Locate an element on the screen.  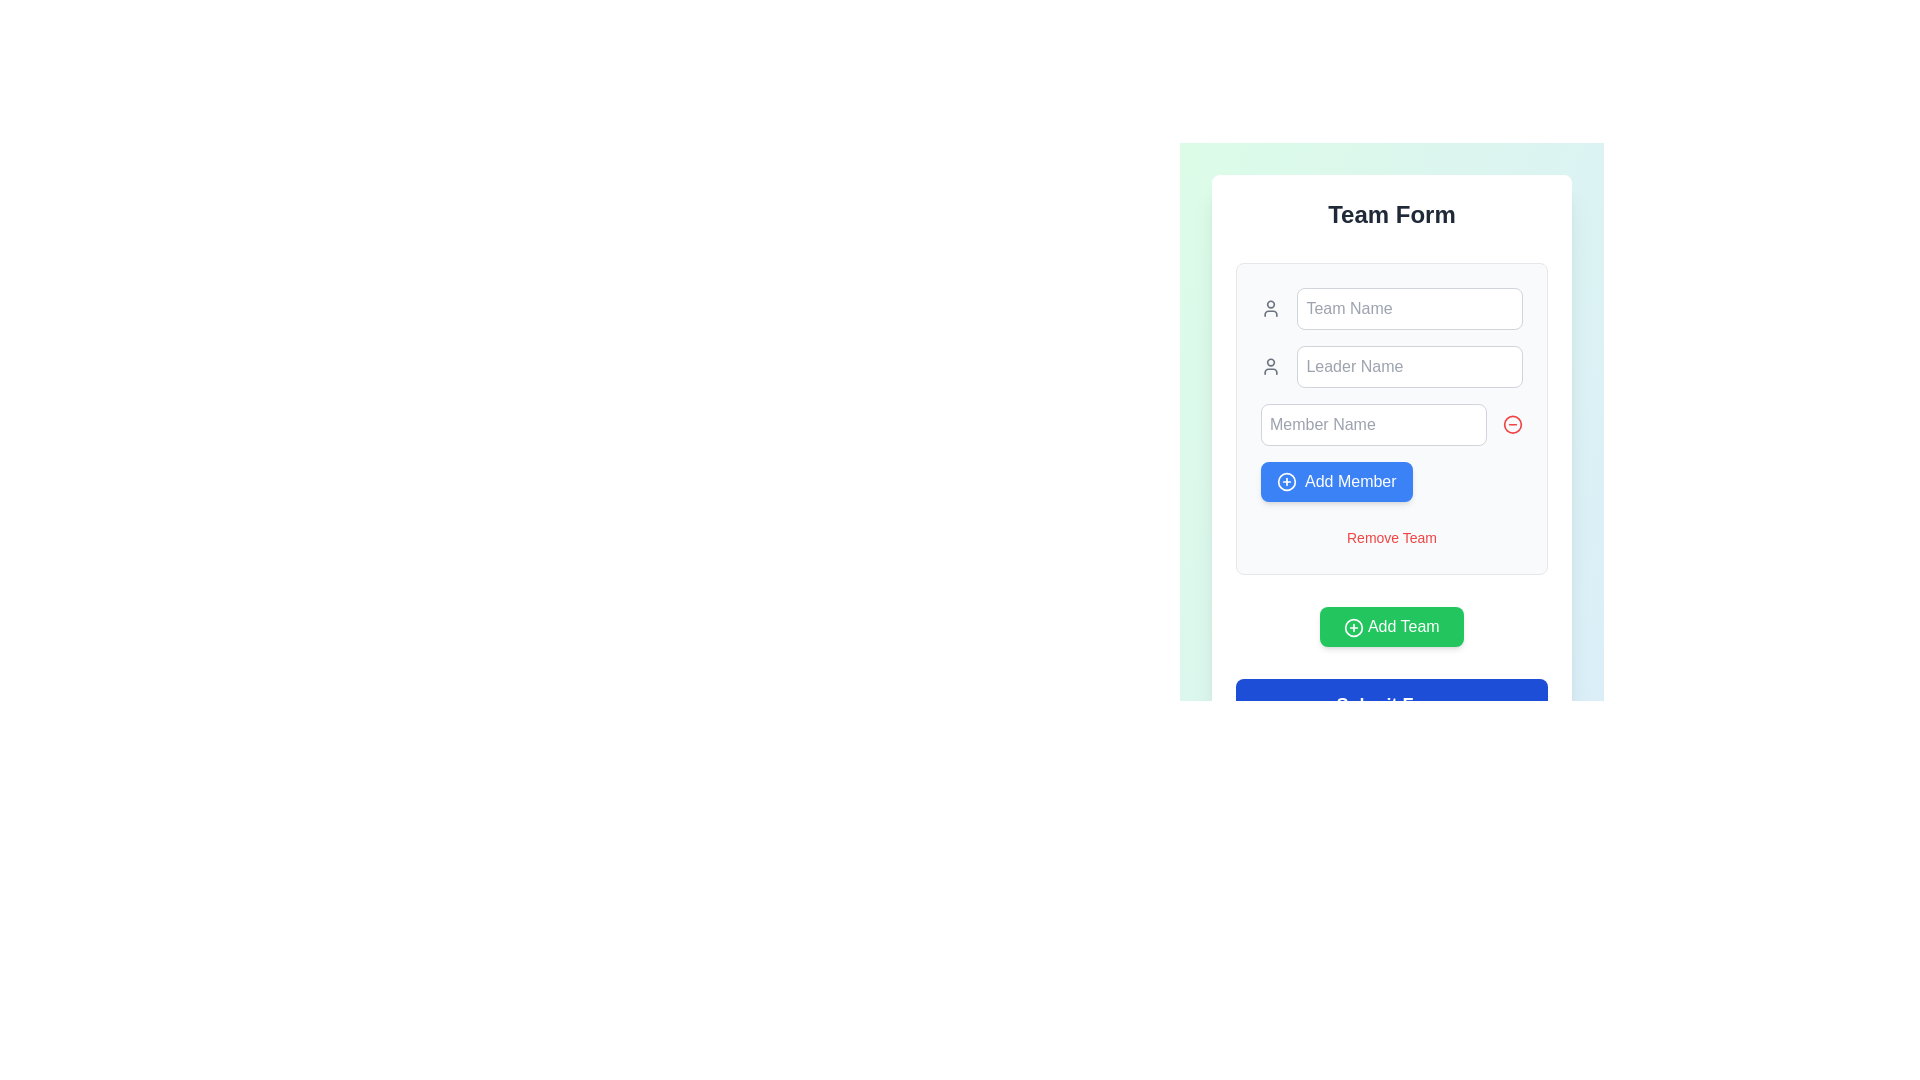
the circular icon with a plus sign in the center, styled with a green outline and white fill, located inside the 'Add Team' button, to interact is located at coordinates (1354, 626).